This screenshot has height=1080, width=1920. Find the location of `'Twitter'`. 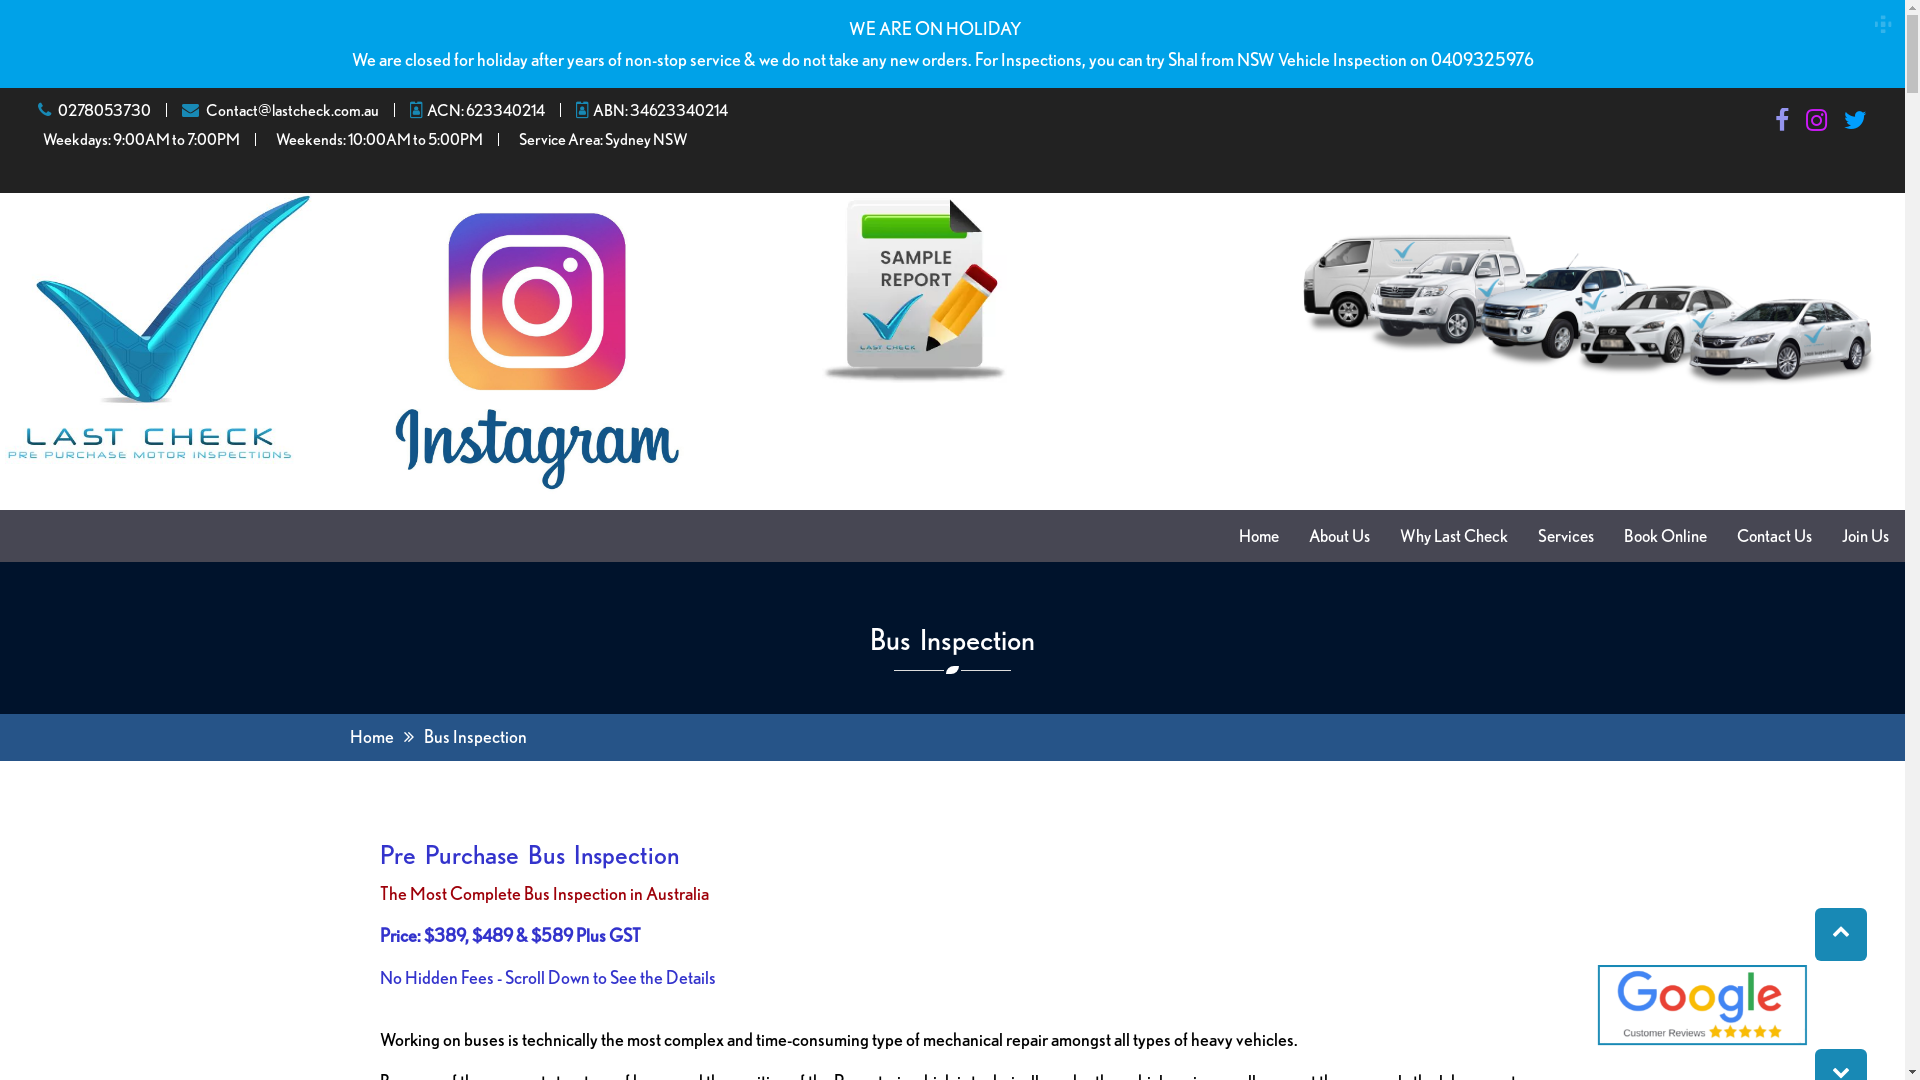

'Twitter' is located at coordinates (1854, 123).